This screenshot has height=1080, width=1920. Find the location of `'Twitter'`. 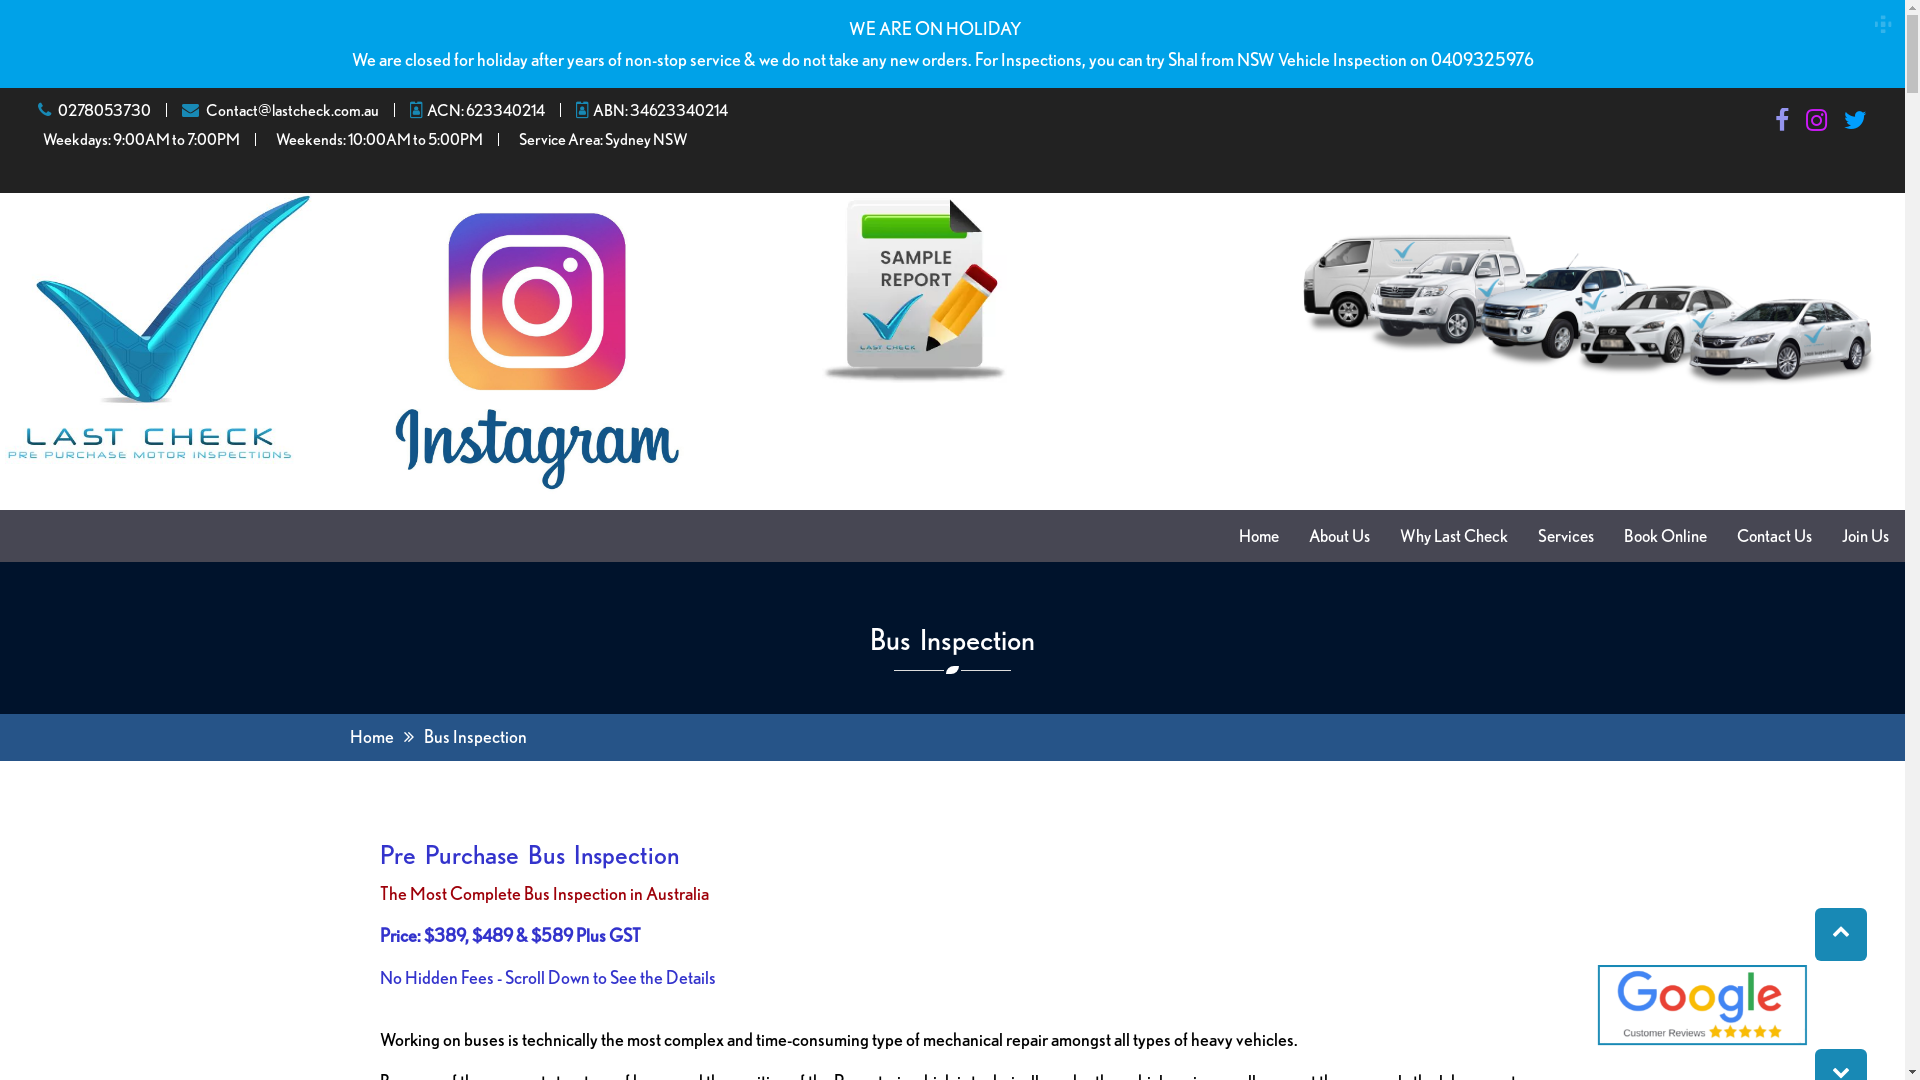

'Twitter' is located at coordinates (1854, 123).